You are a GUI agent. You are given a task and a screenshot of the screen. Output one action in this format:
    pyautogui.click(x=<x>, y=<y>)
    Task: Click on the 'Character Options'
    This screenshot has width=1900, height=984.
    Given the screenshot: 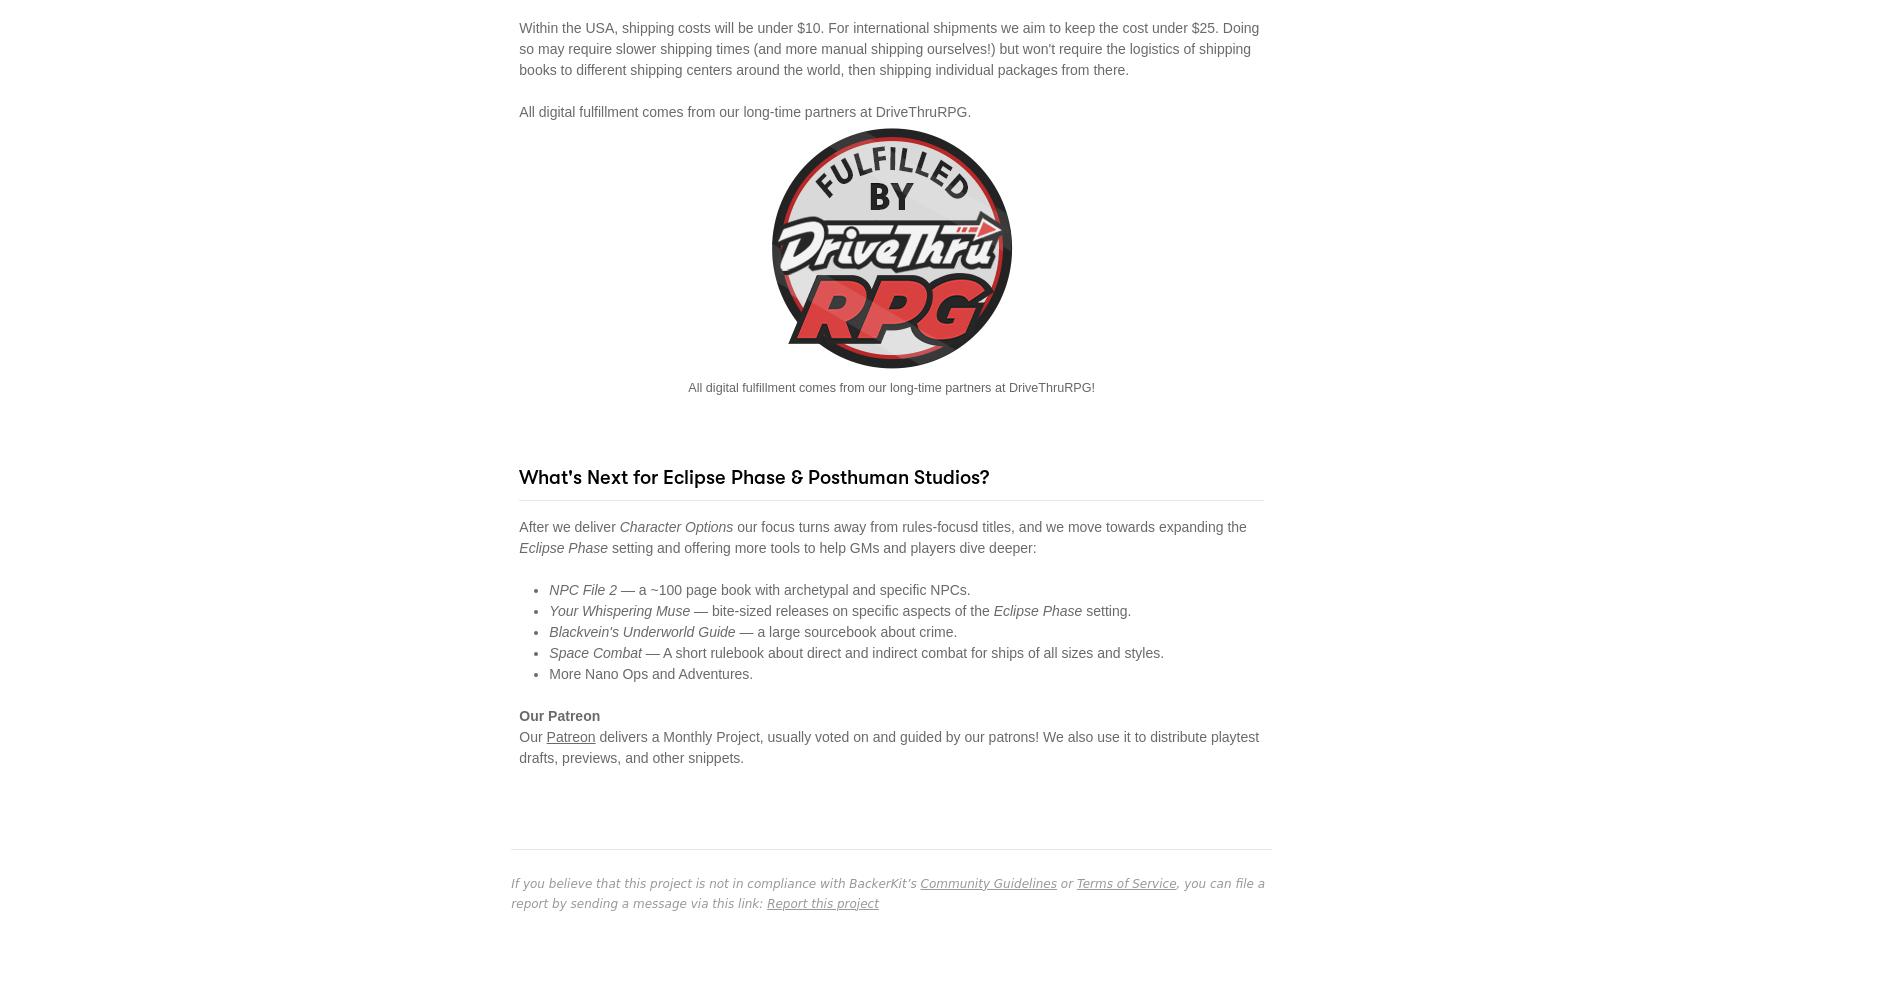 What is the action you would take?
    pyautogui.click(x=619, y=525)
    